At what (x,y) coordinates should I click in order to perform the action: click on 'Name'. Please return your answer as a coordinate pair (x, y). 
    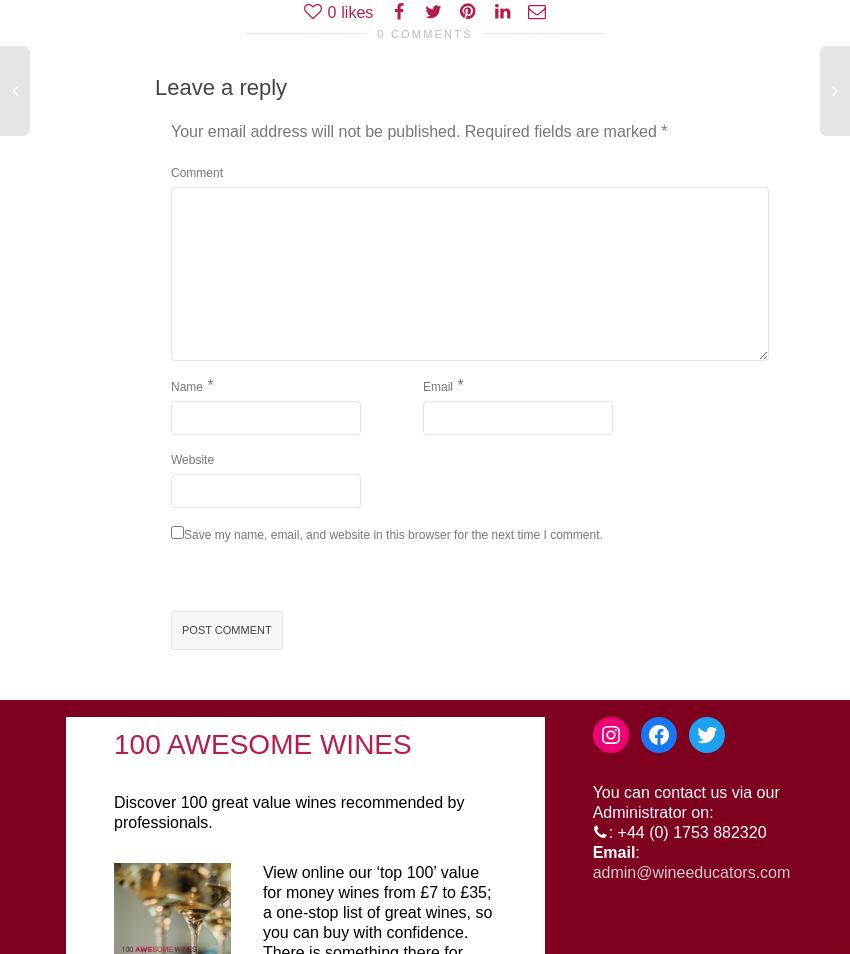
    Looking at the image, I should click on (186, 387).